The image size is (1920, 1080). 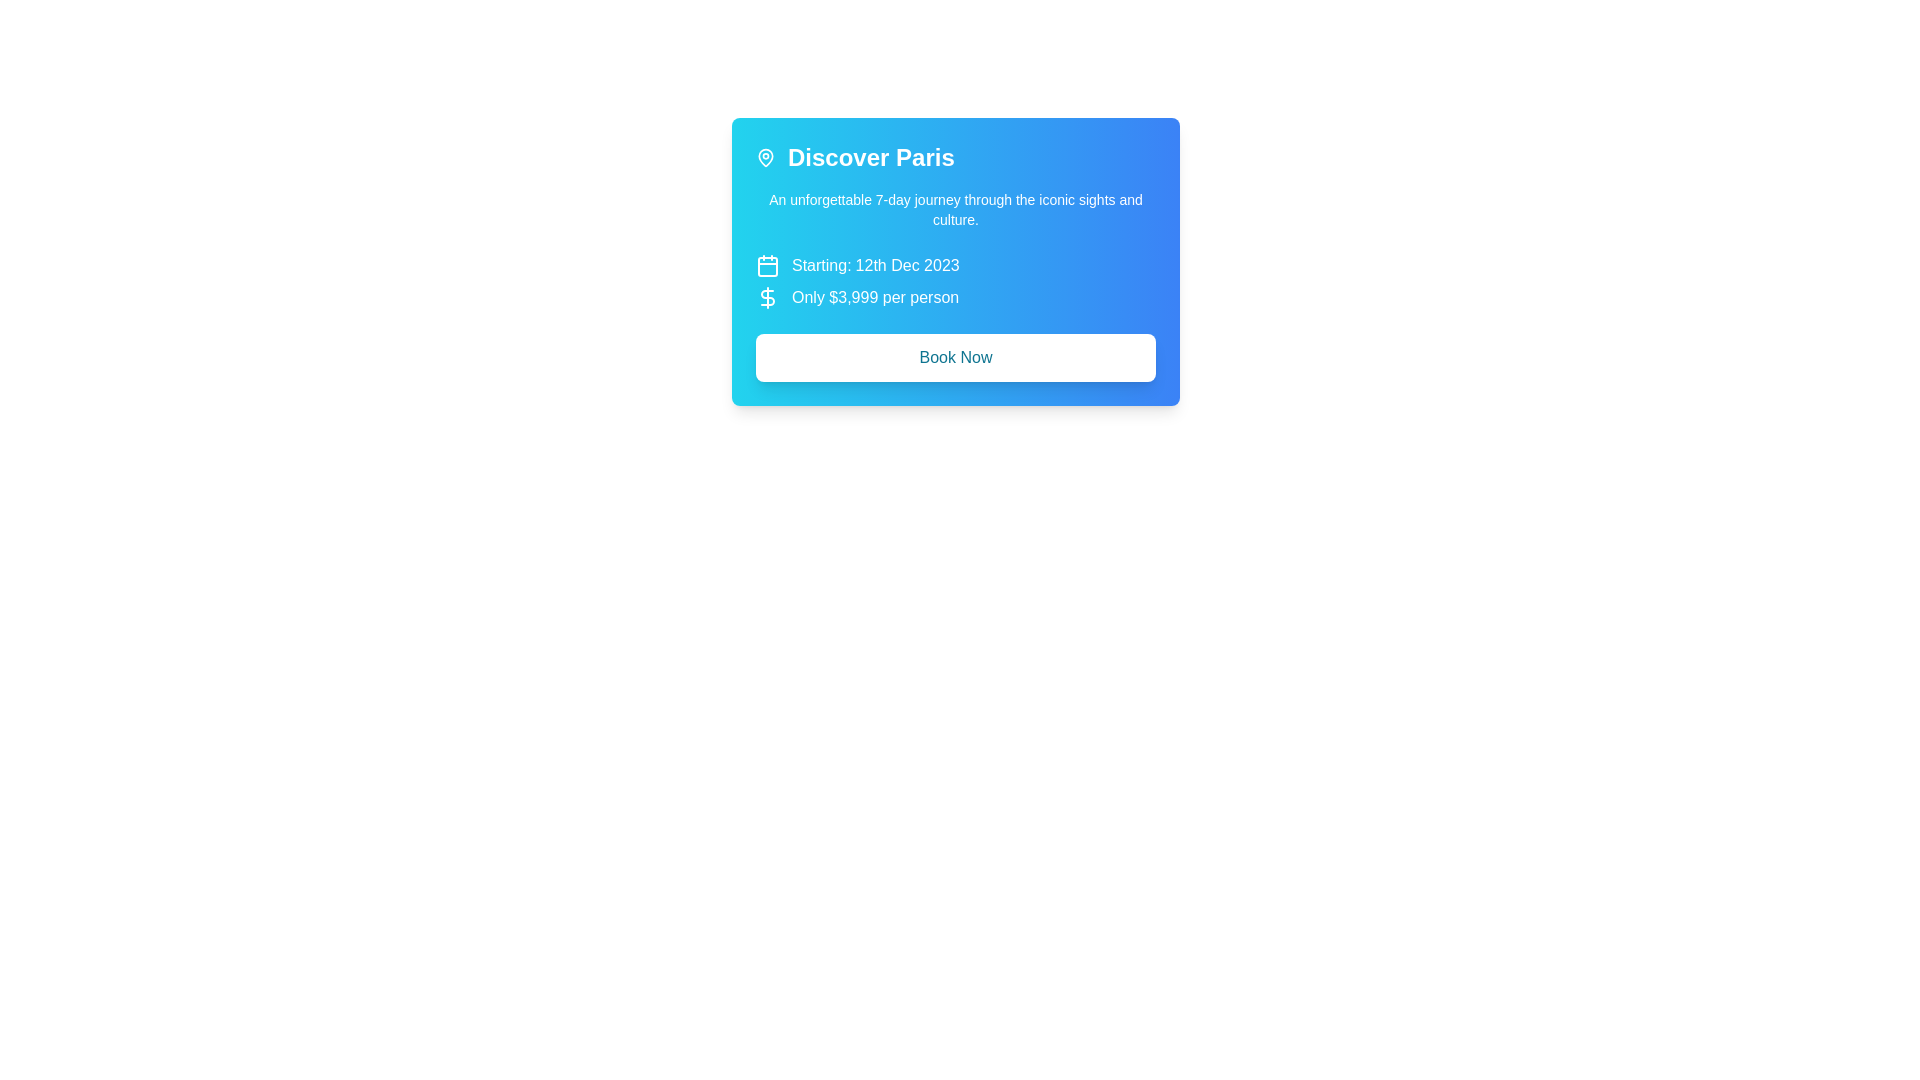 I want to click on the 'Book Now' button, which is a rectangular button with a white background and rounded corners, located below the travel advertisement for a Paris tour, so click(x=954, y=357).